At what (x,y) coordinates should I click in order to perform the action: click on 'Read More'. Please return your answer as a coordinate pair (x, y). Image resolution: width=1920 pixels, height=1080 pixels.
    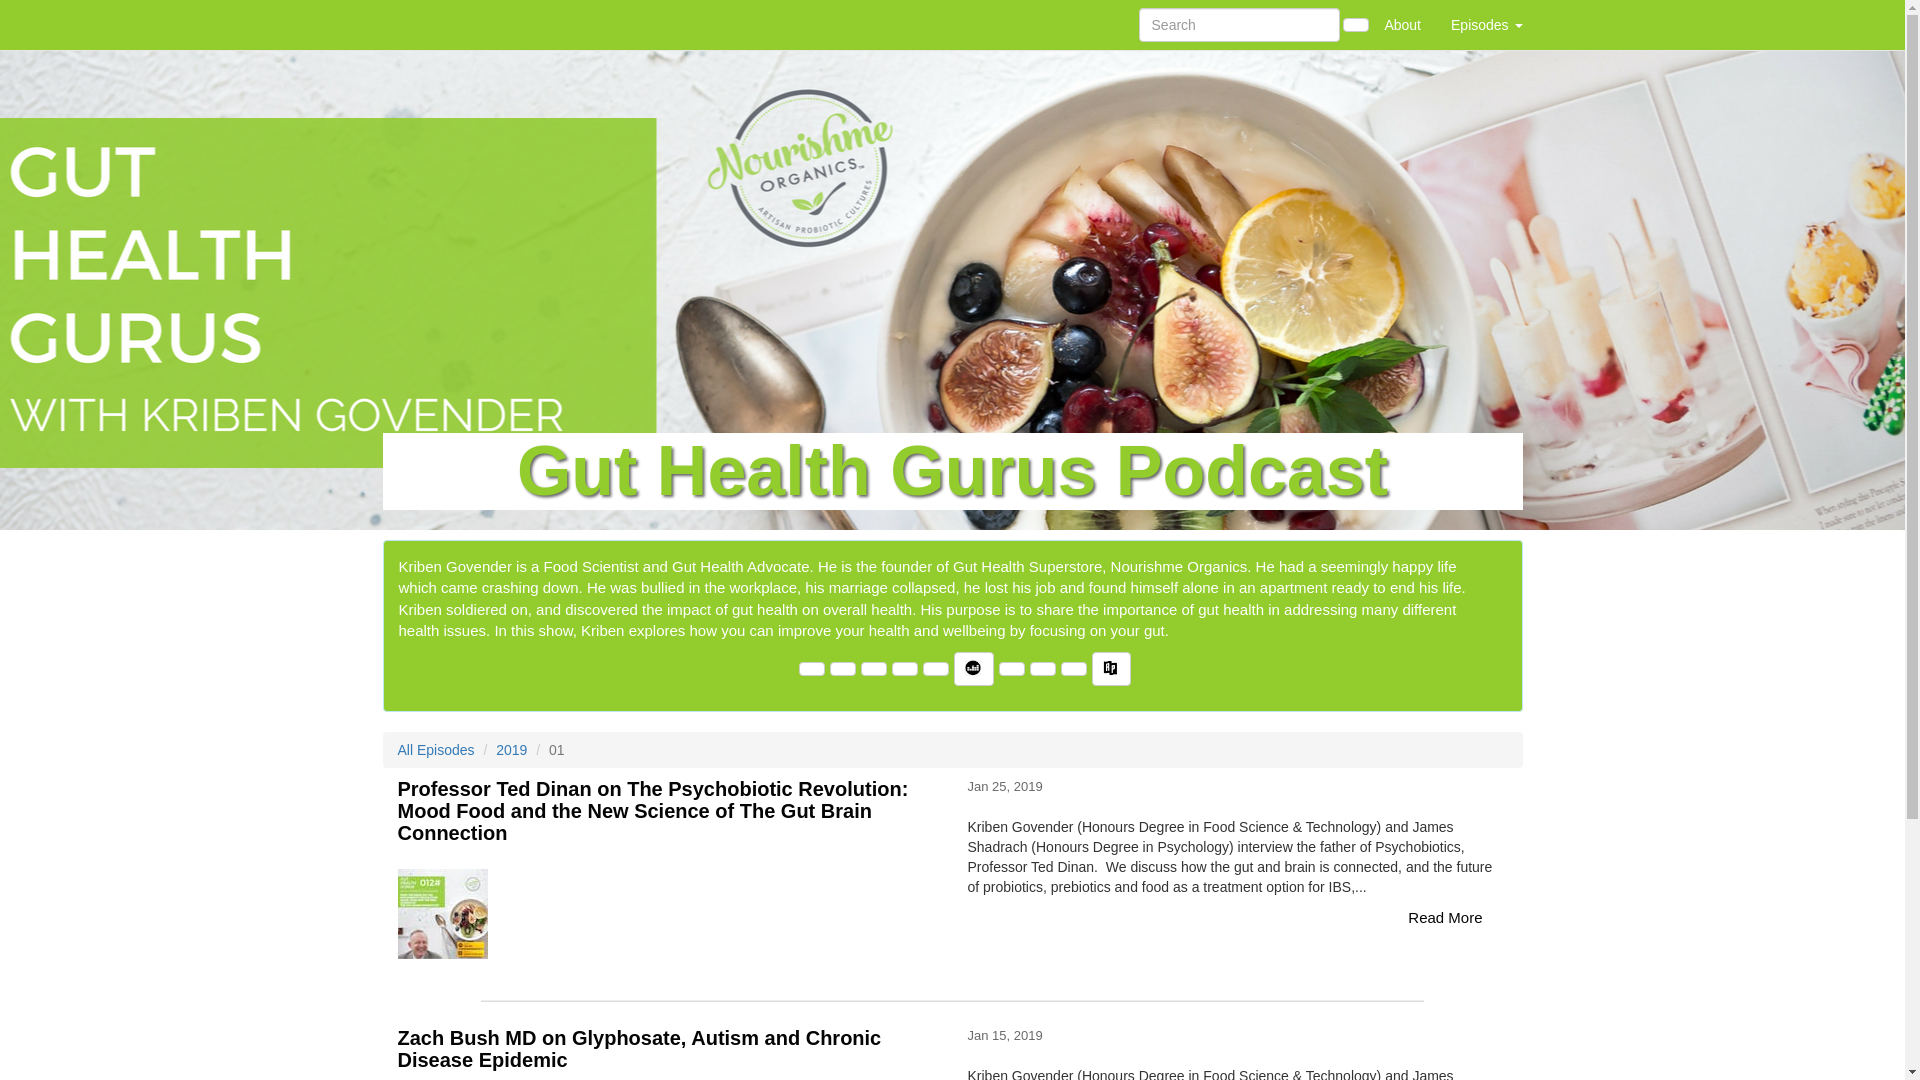
    Looking at the image, I should click on (1444, 917).